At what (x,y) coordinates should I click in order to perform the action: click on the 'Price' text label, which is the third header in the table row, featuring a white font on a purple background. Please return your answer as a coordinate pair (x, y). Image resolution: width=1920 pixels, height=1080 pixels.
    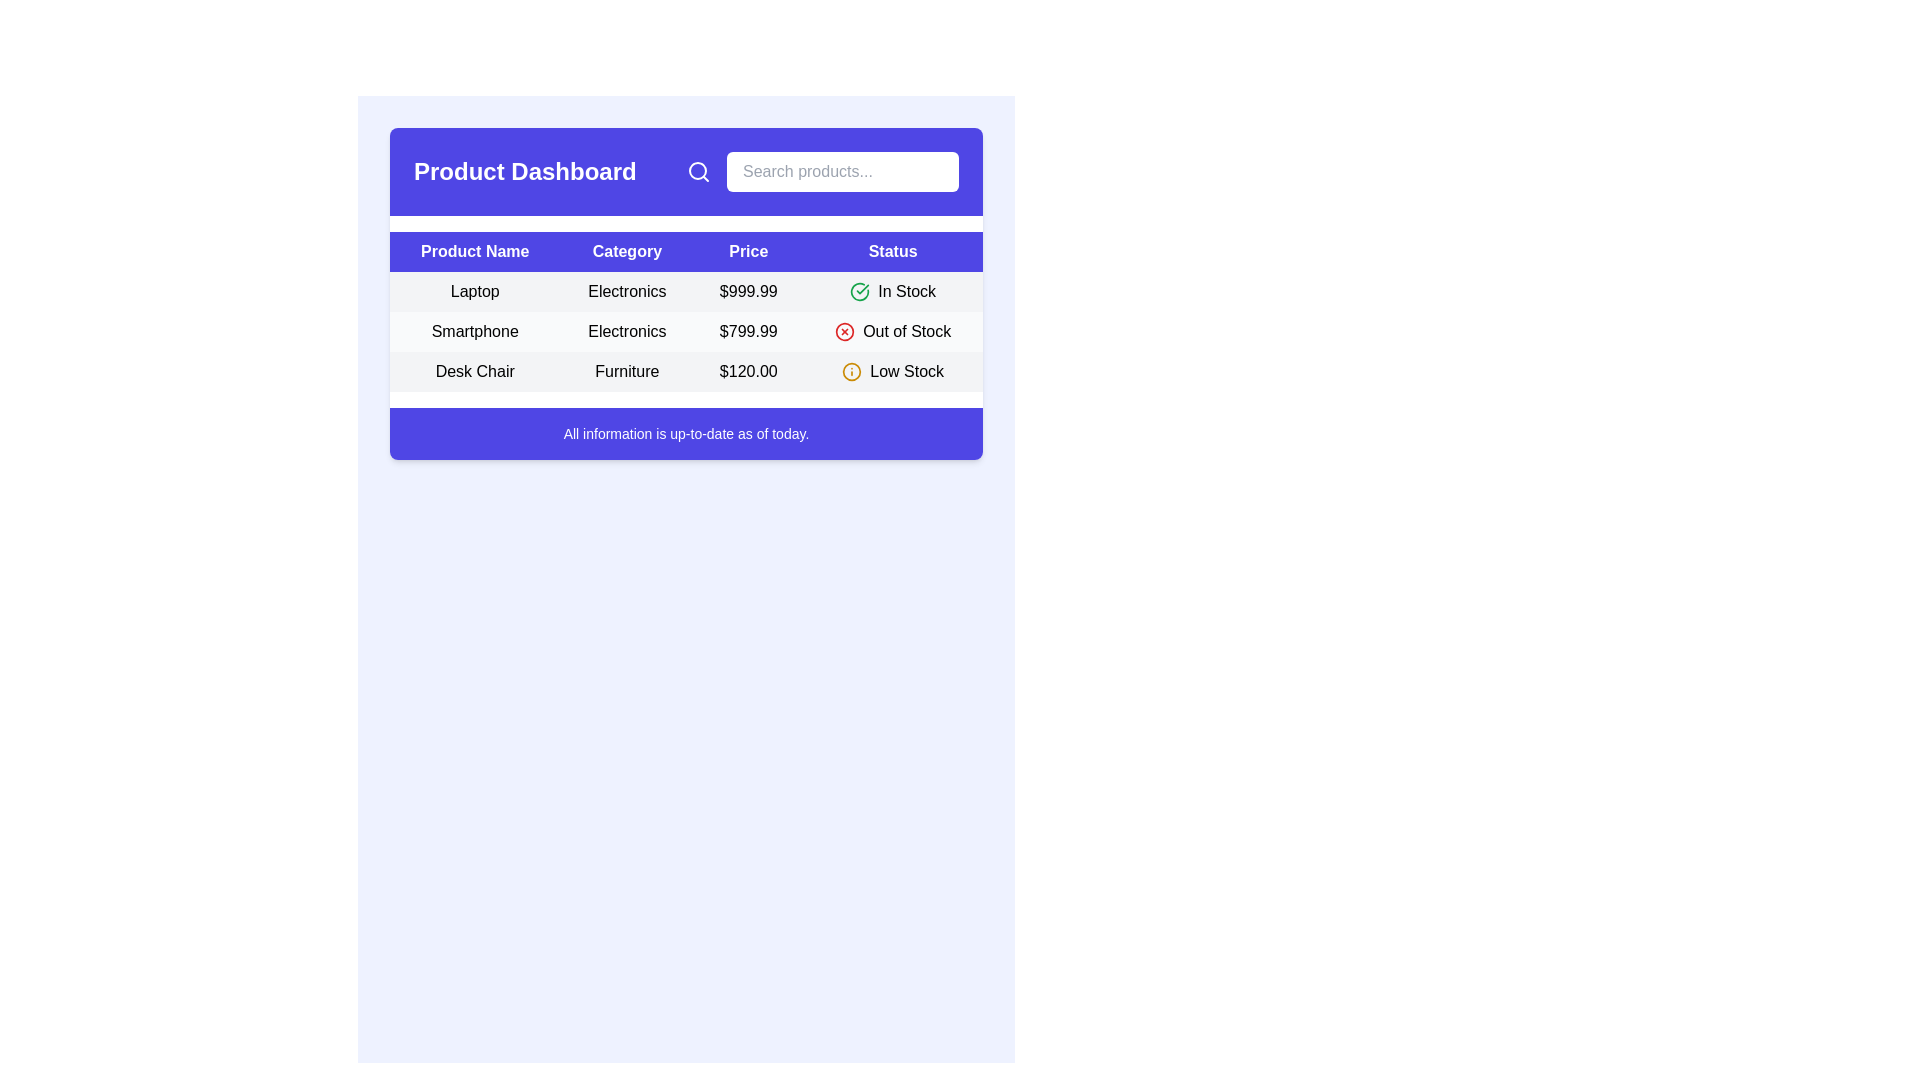
    Looking at the image, I should click on (747, 250).